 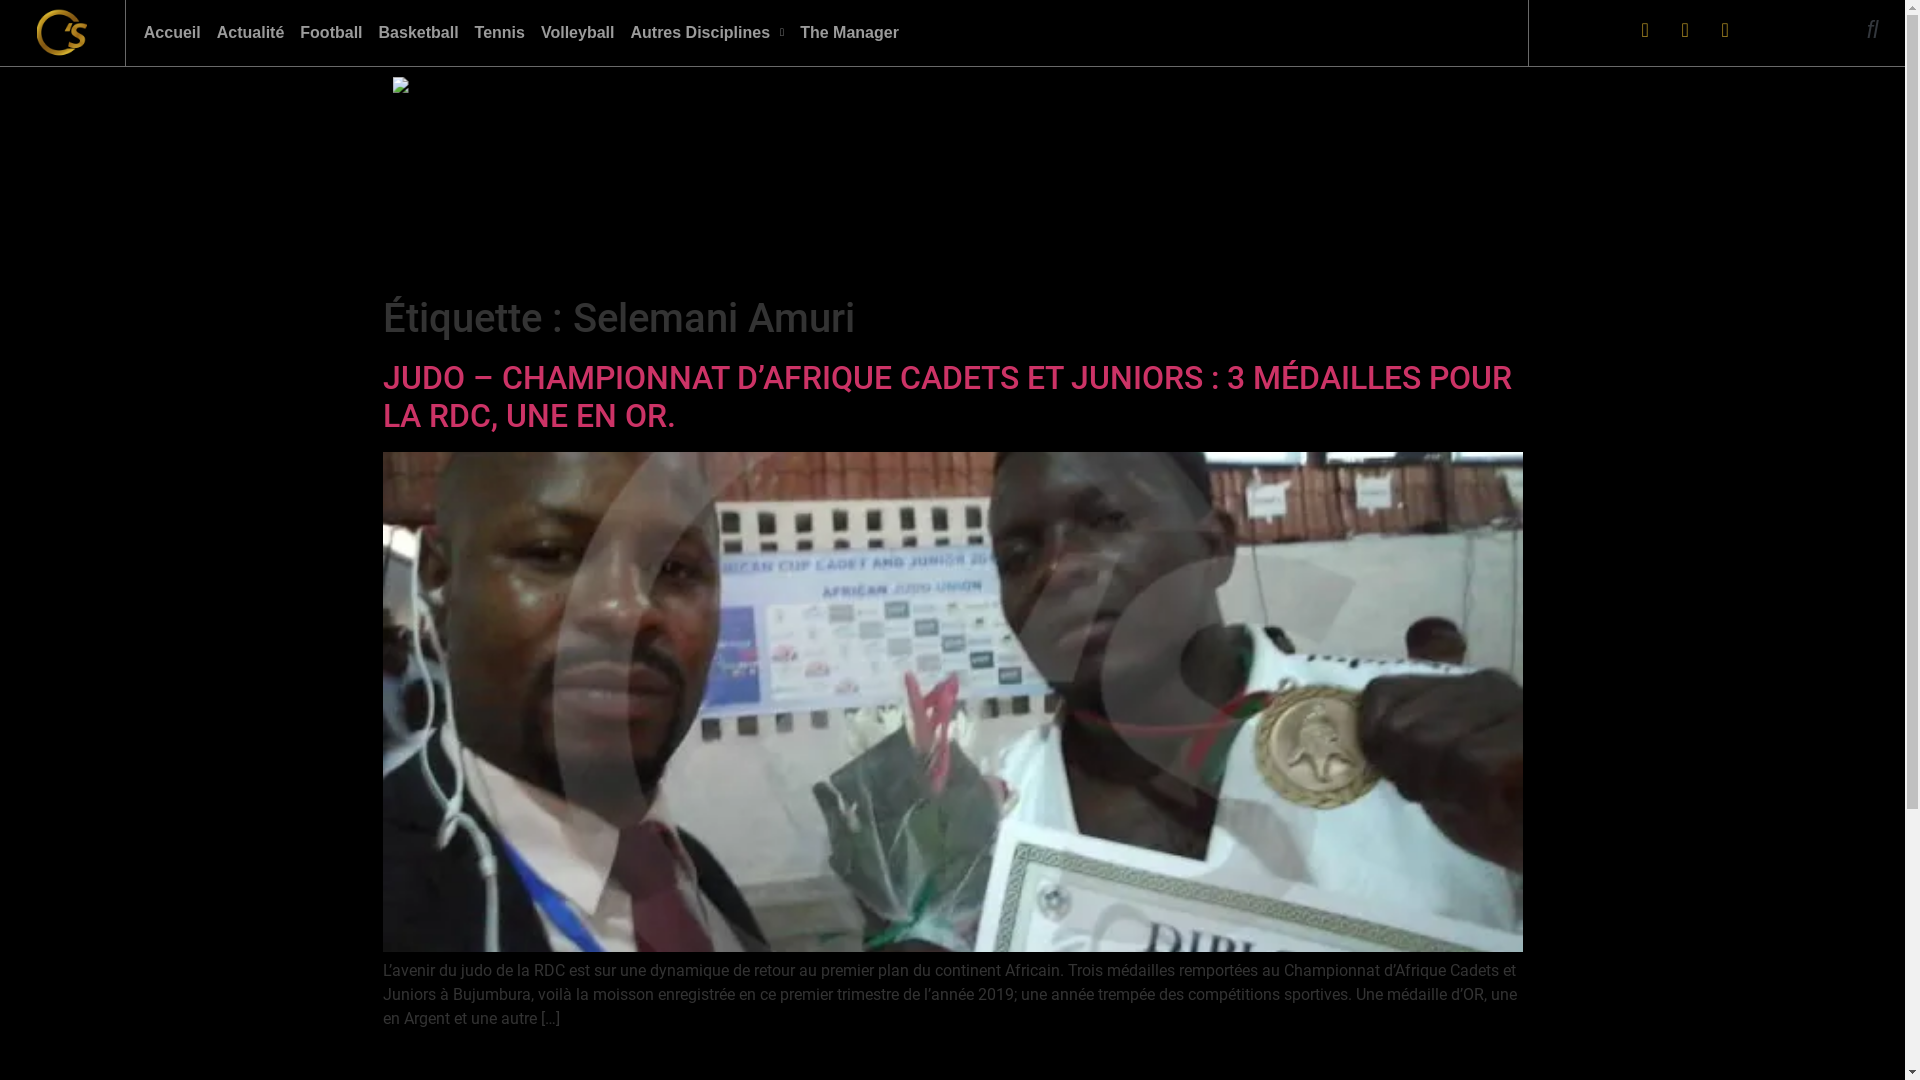 What do you see at coordinates (576, 33) in the screenshot?
I see `'Volleyball'` at bounding box center [576, 33].